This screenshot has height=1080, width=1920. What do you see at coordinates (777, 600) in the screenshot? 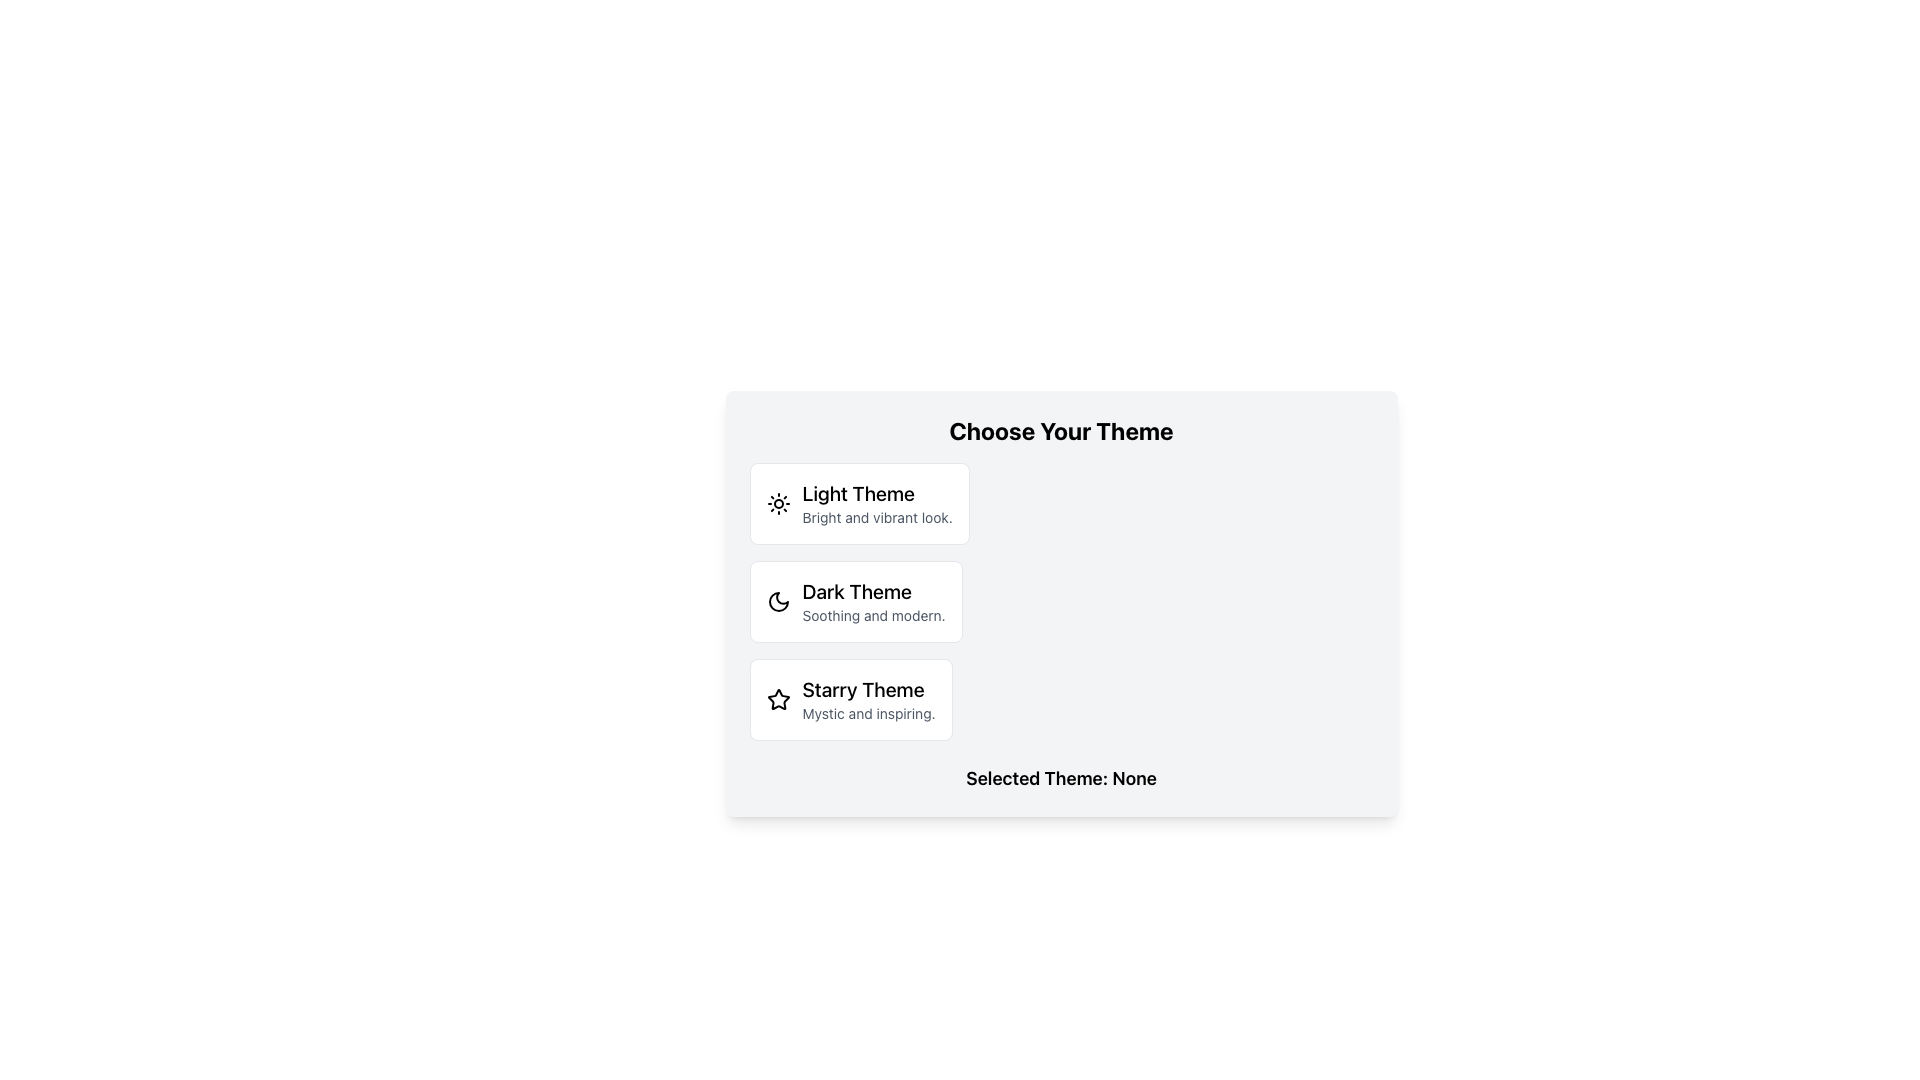
I see `the crescent moon icon representing the 'Dark Theme' option in the 'Choose Your Theme' card interface` at bounding box center [777, 600].